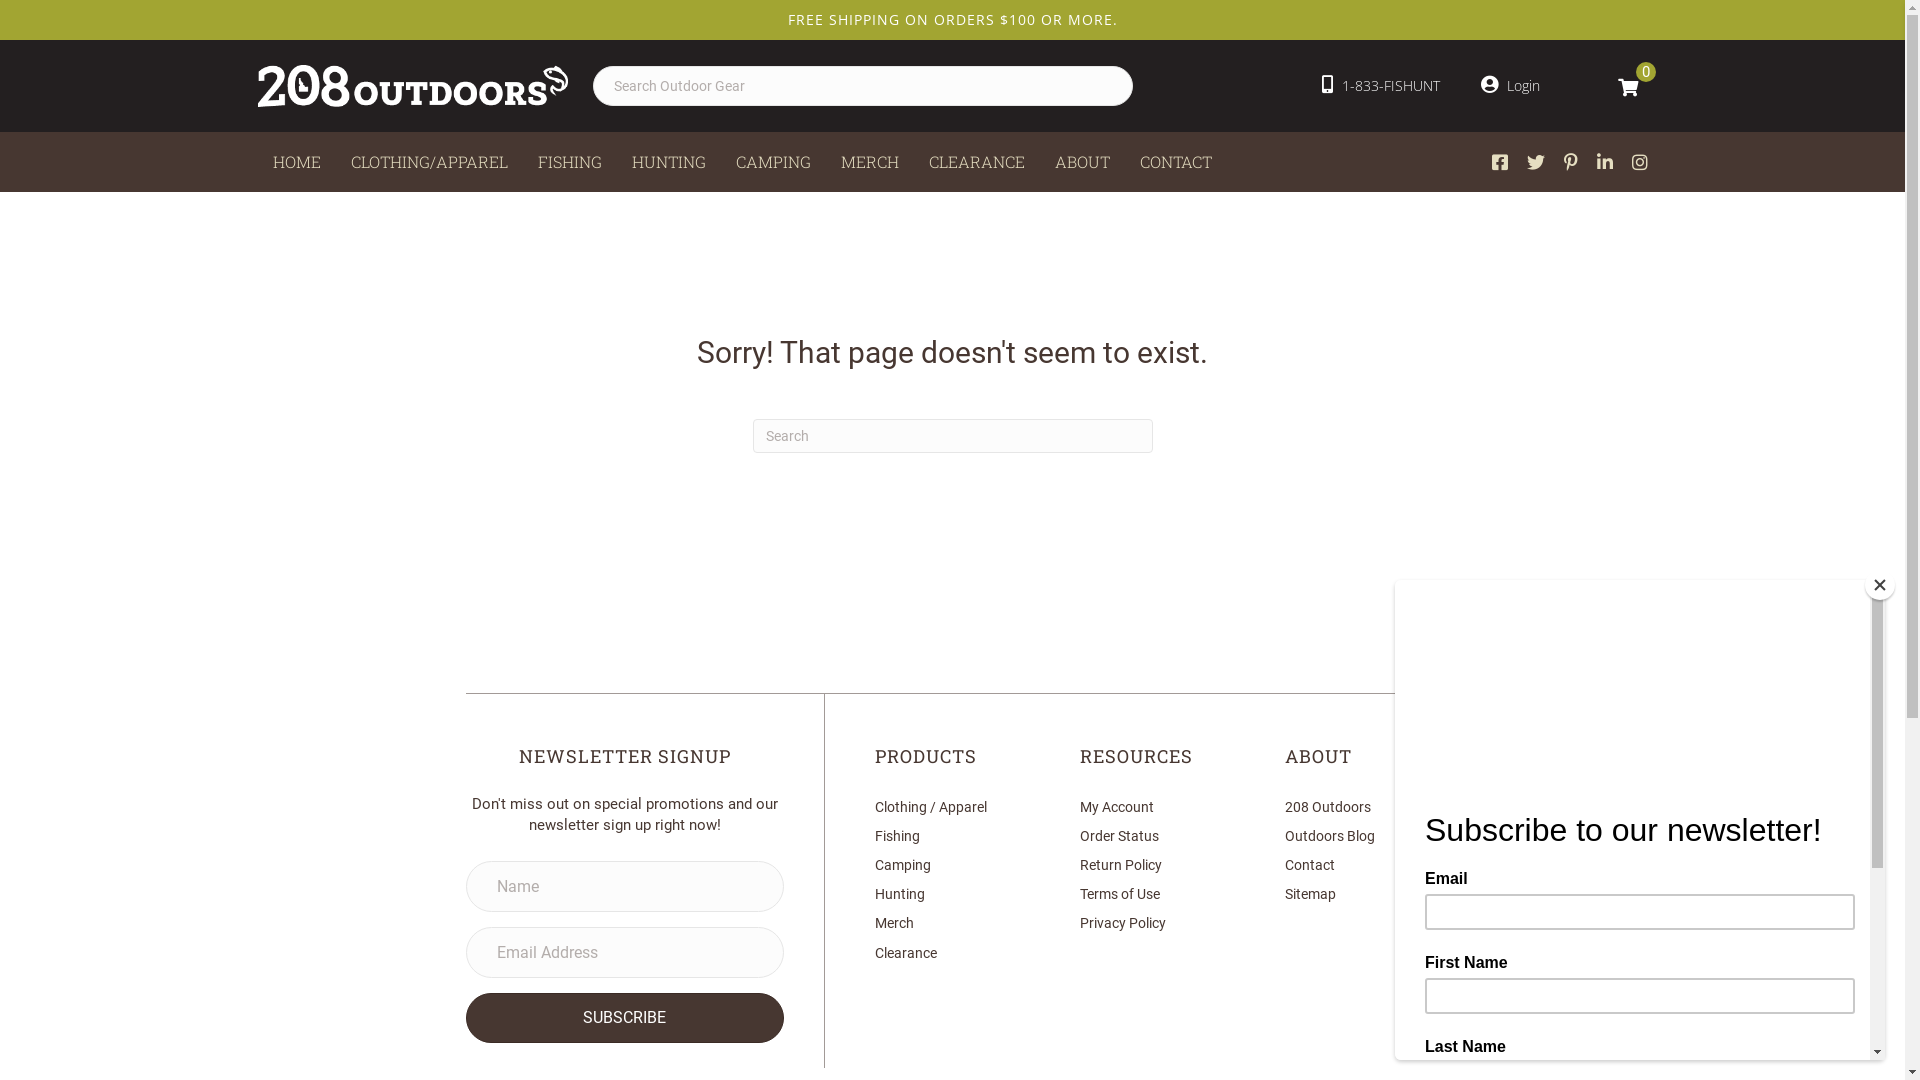  I want to click on 'CLEARANCE', so click(977, 161).